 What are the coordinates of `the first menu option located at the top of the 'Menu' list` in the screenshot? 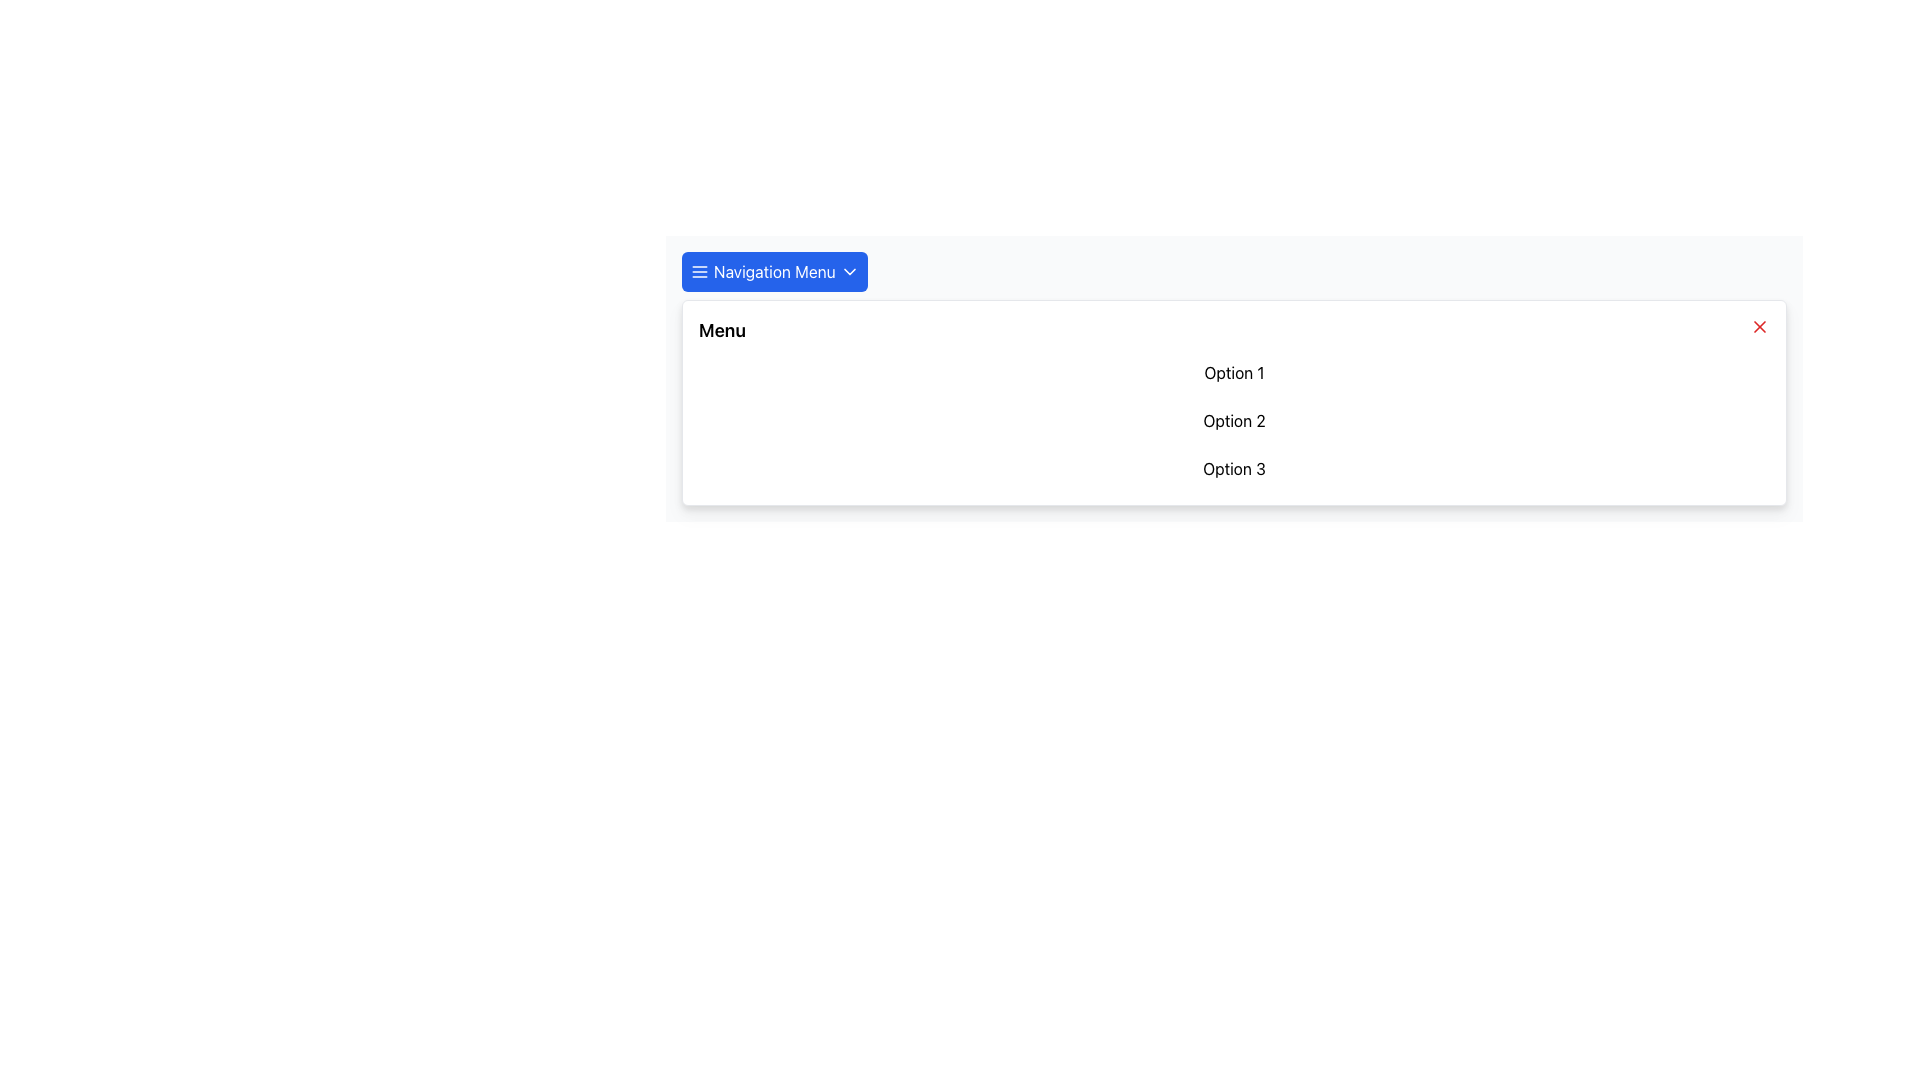 It's located at (1233, 373).